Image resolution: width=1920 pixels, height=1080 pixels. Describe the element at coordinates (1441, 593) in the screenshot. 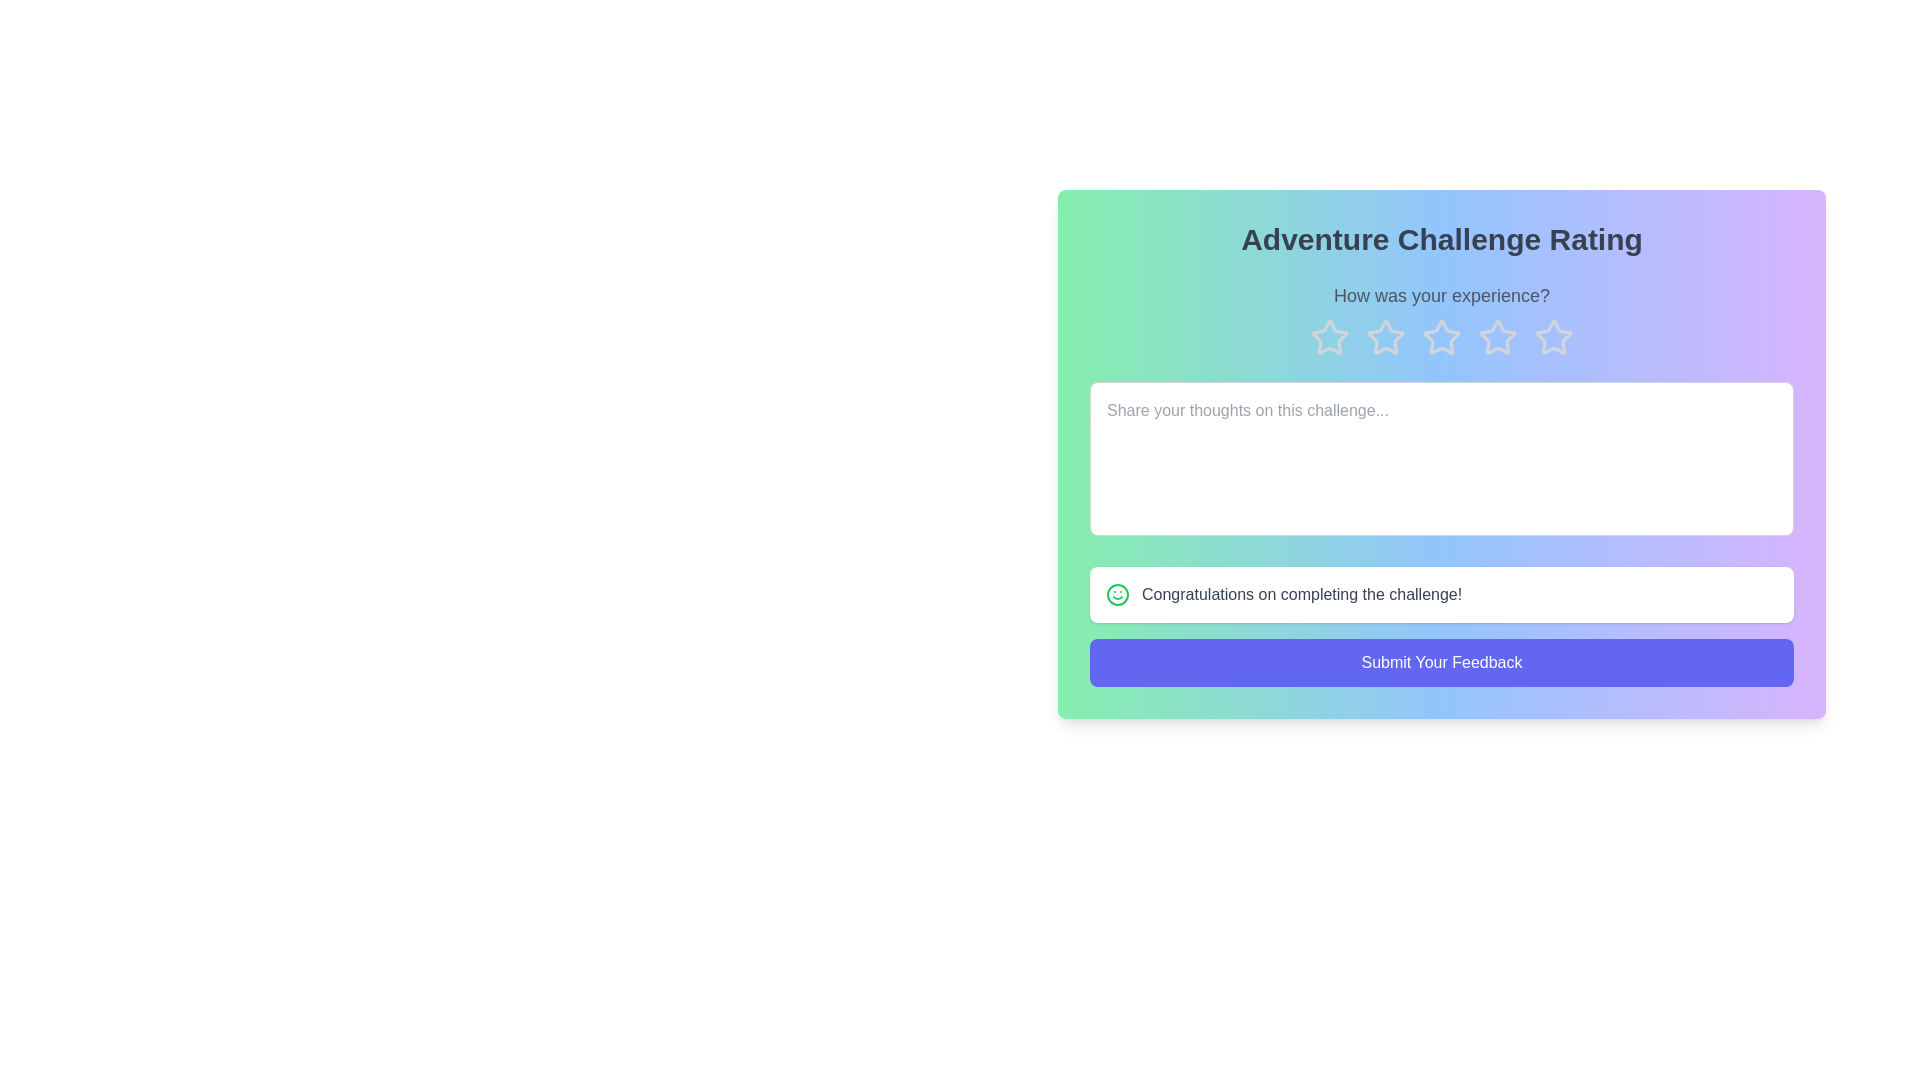

I see `the static informational message box containing a green smiley face icon and the text 'Congratulations on completing the challenge!'` at that location.